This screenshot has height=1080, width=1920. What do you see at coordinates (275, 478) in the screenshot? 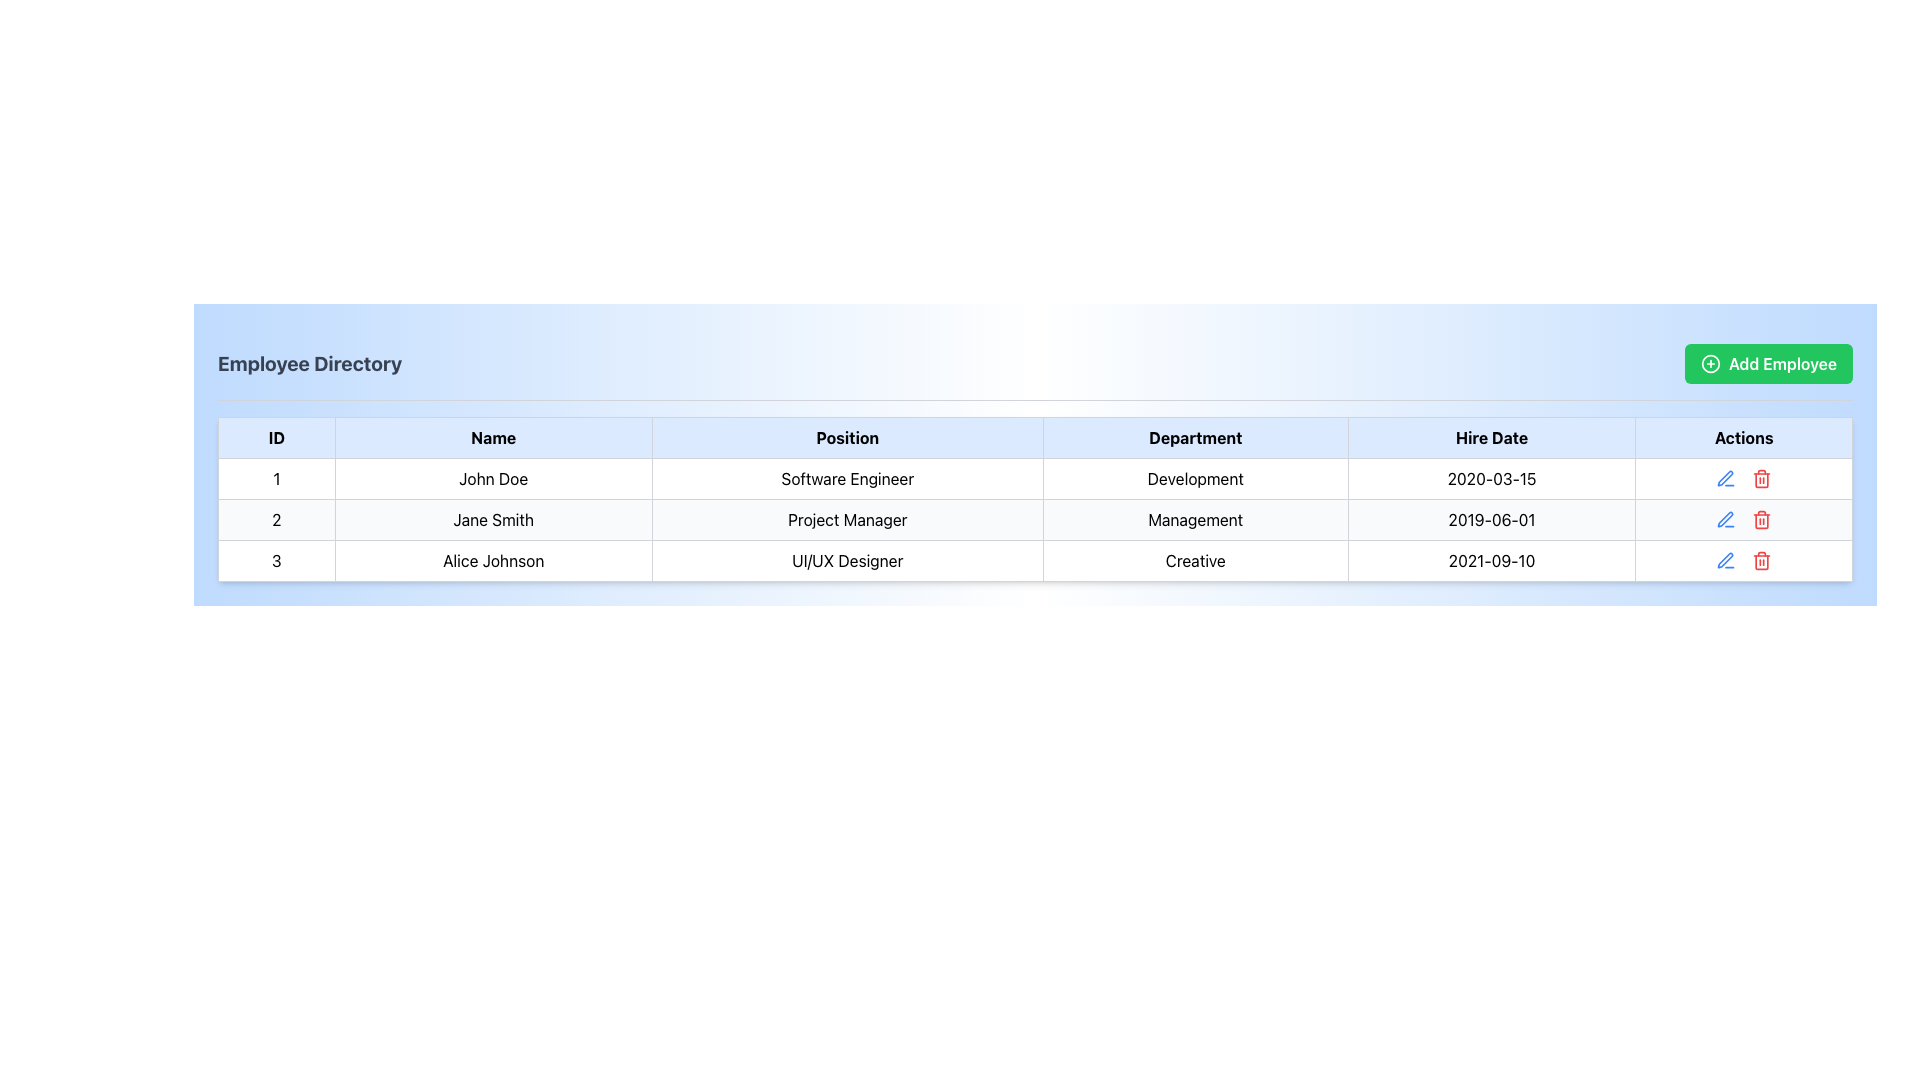
I see `the first cell in the row for employee 'John Doe' in the 'ID' column of the table` at bounding box center [275, 478].